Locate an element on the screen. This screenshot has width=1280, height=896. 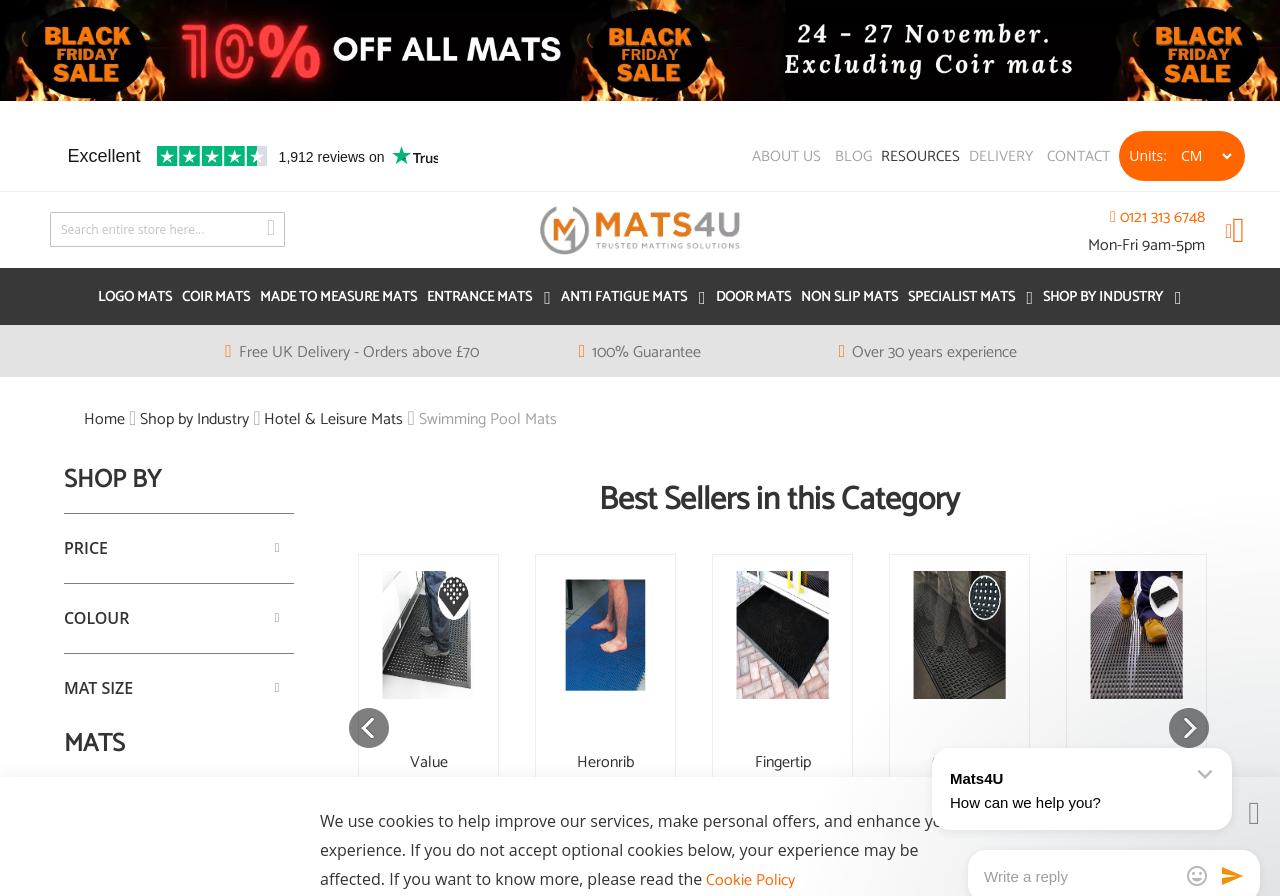
'CONTACT' is located at coordinates (1077, 155).